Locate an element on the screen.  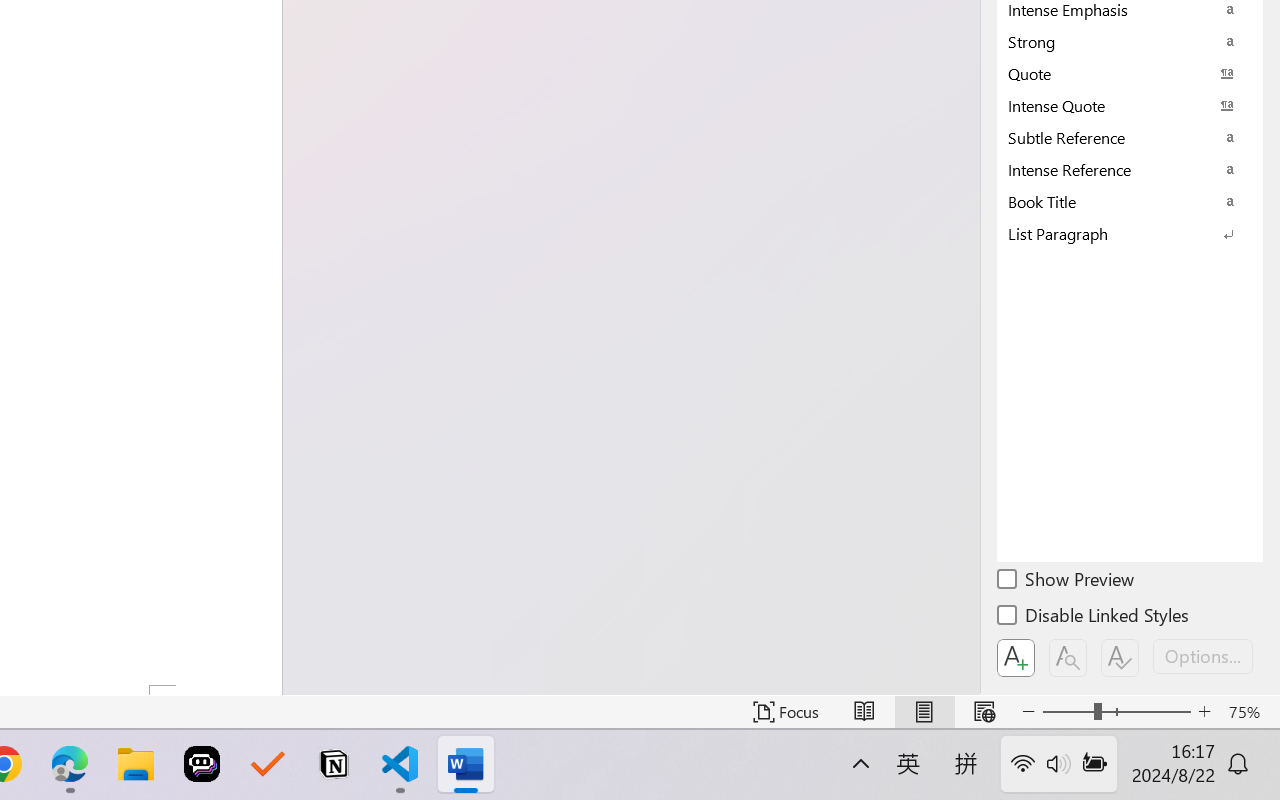
'Quote' is located at coordinates (1130, 73).